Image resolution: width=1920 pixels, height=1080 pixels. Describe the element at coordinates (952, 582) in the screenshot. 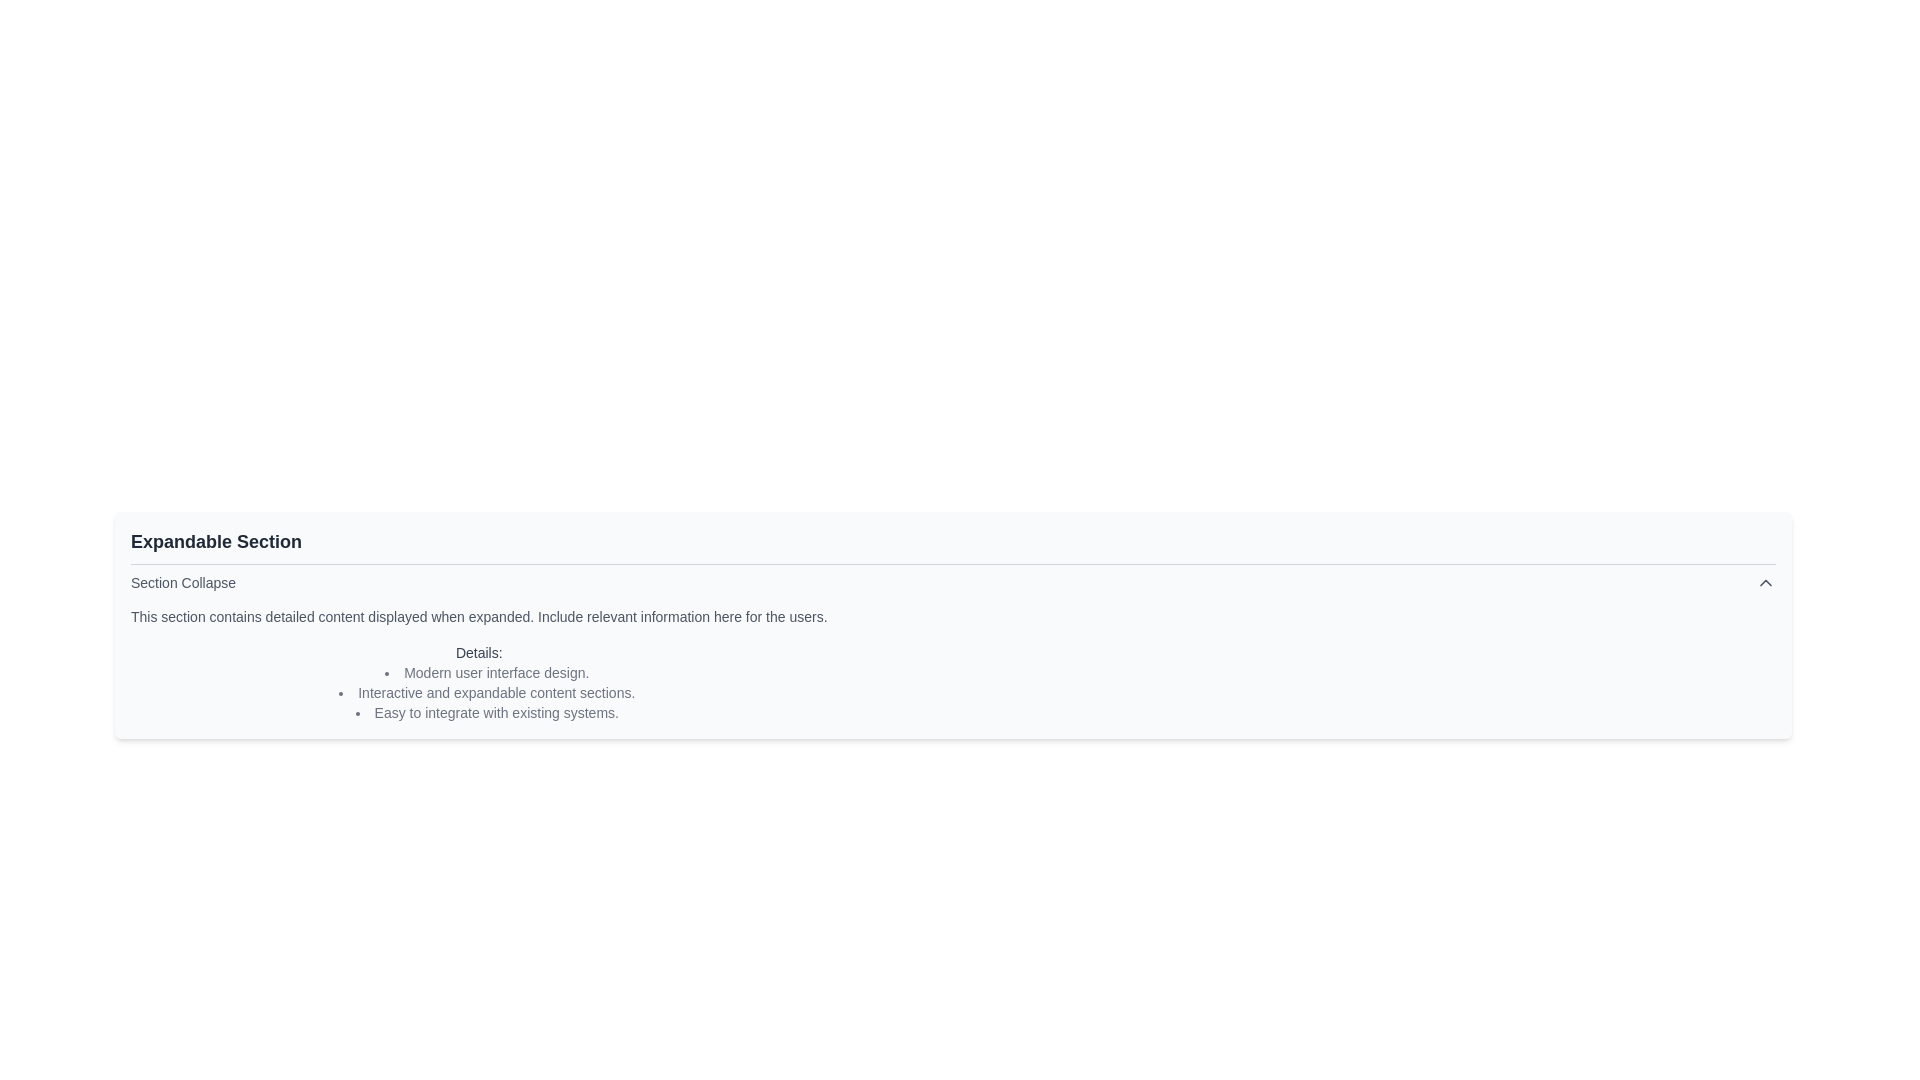

I see `the Collapsible Toggle labeled 'Section Collapse' to trigger any secondary action associated with it` at that location.